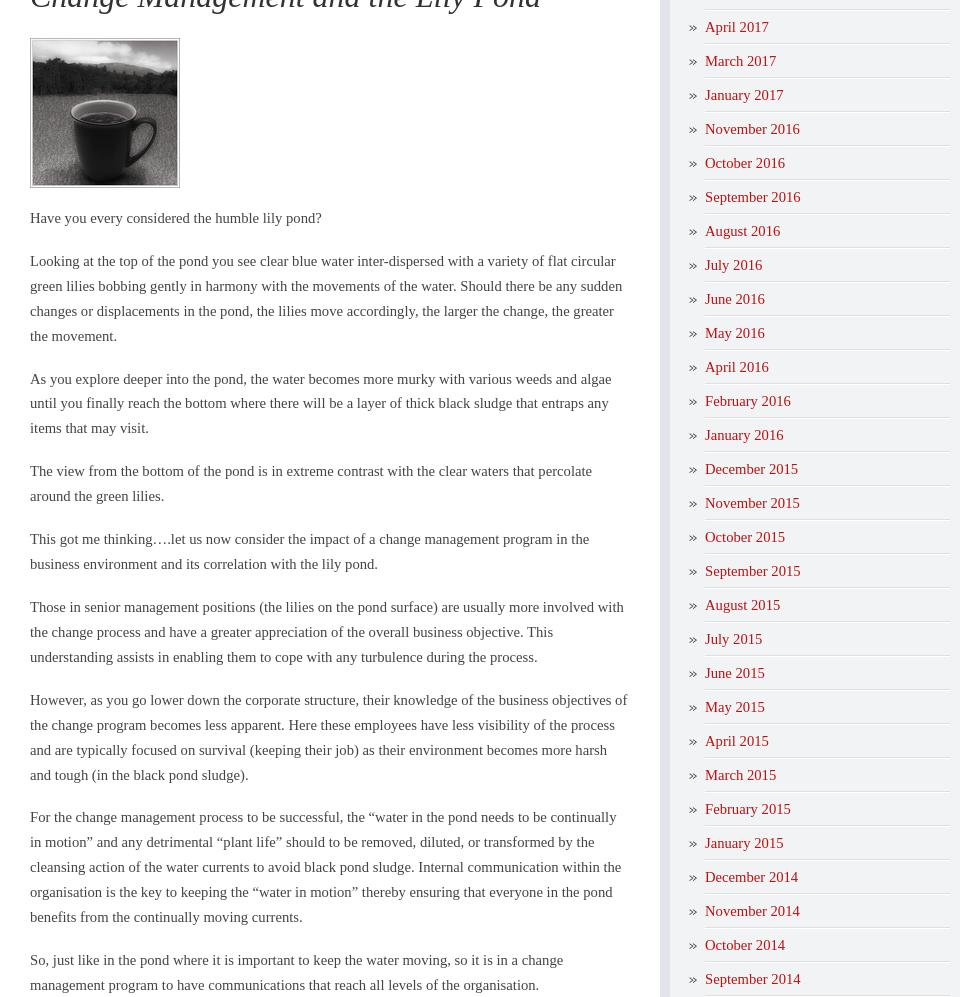  Describe the element at coordinates (28, 217) in the screenshot. I see `'Have you every considered the humble lily pond?'` at that location.